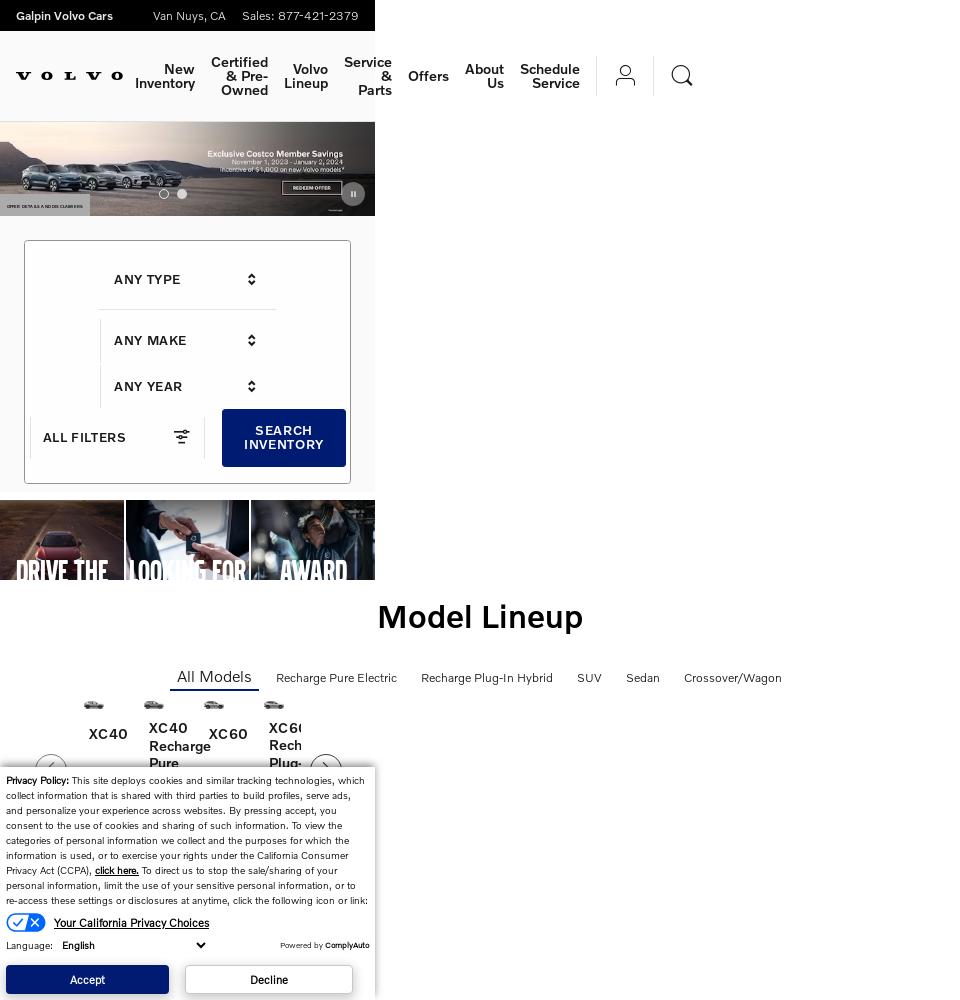 This screenshot has height=1000, width=960. What do you see at coordinates (65, 639) in the screenshot?
I see `'View Our Inventory'` at bounding box center [65, 639].